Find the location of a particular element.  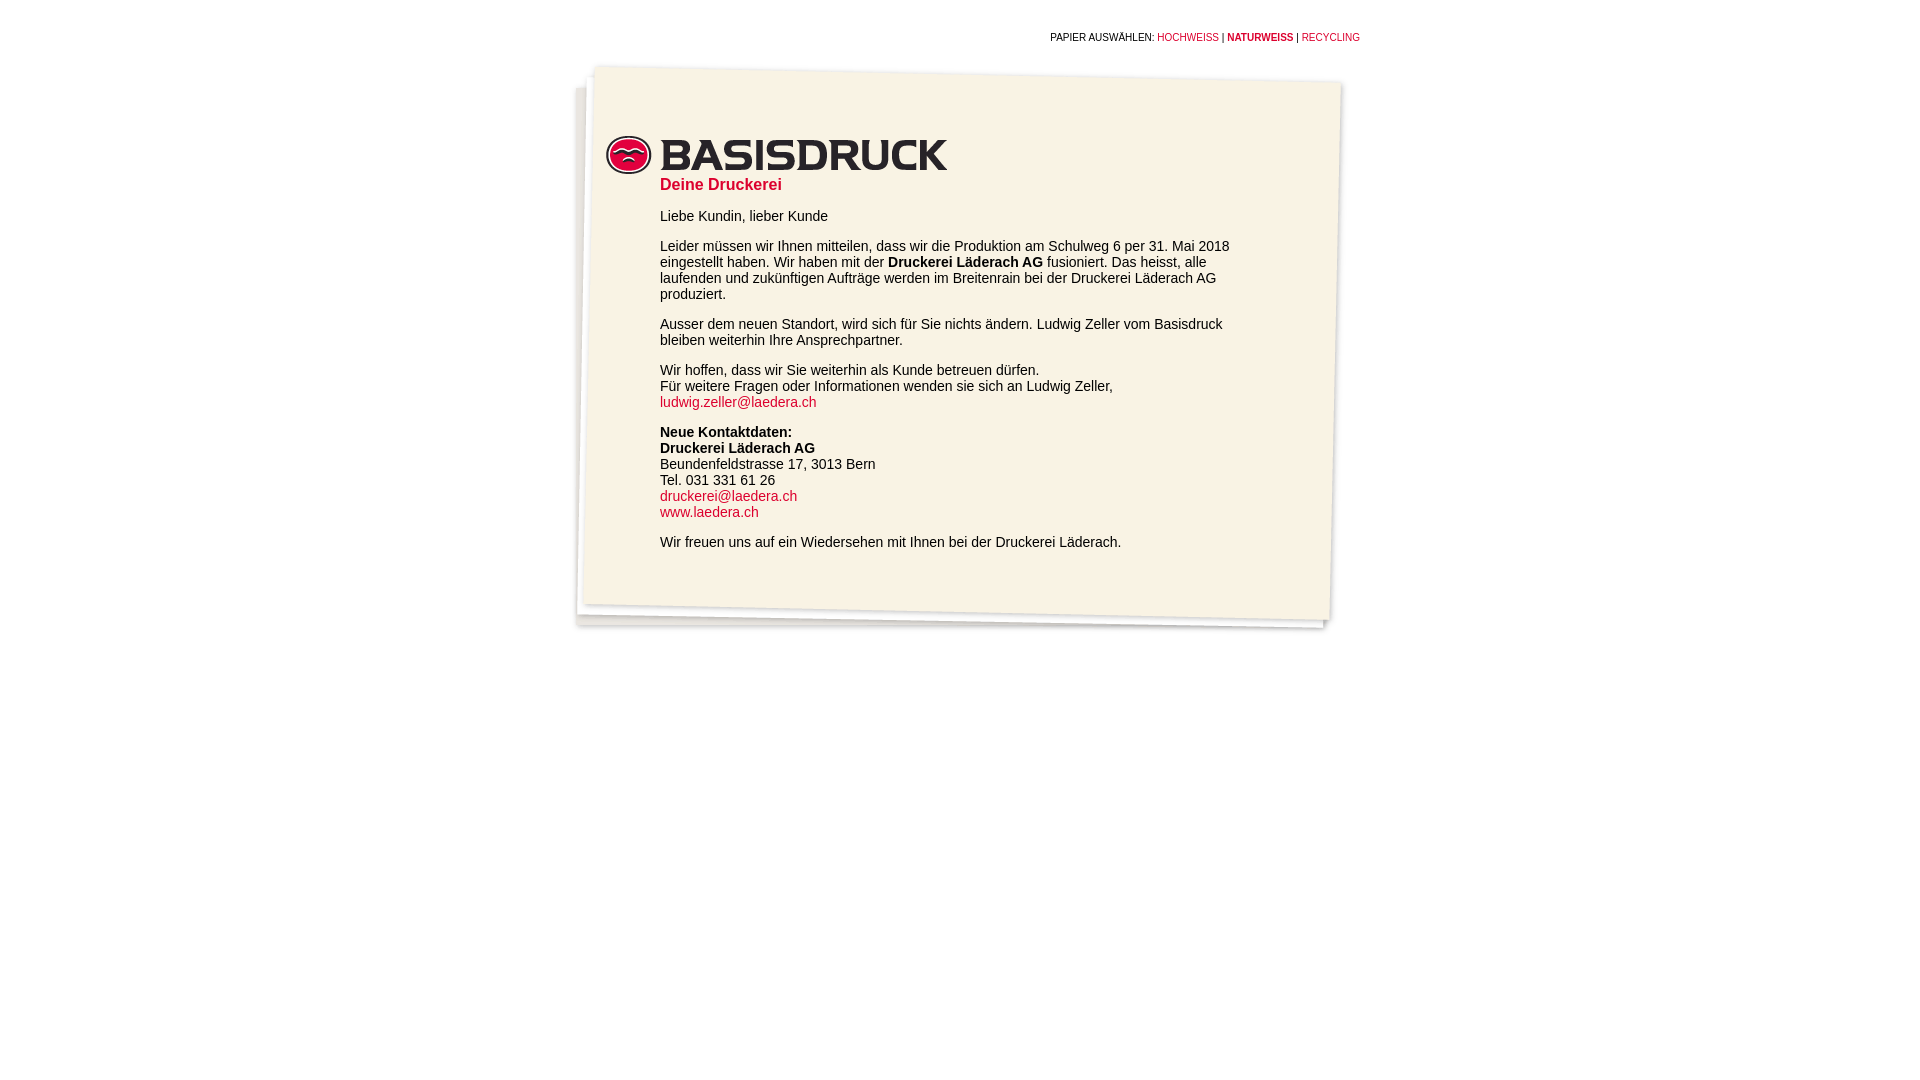

'www.laedera.ch' is located at coordinates (660, 511).